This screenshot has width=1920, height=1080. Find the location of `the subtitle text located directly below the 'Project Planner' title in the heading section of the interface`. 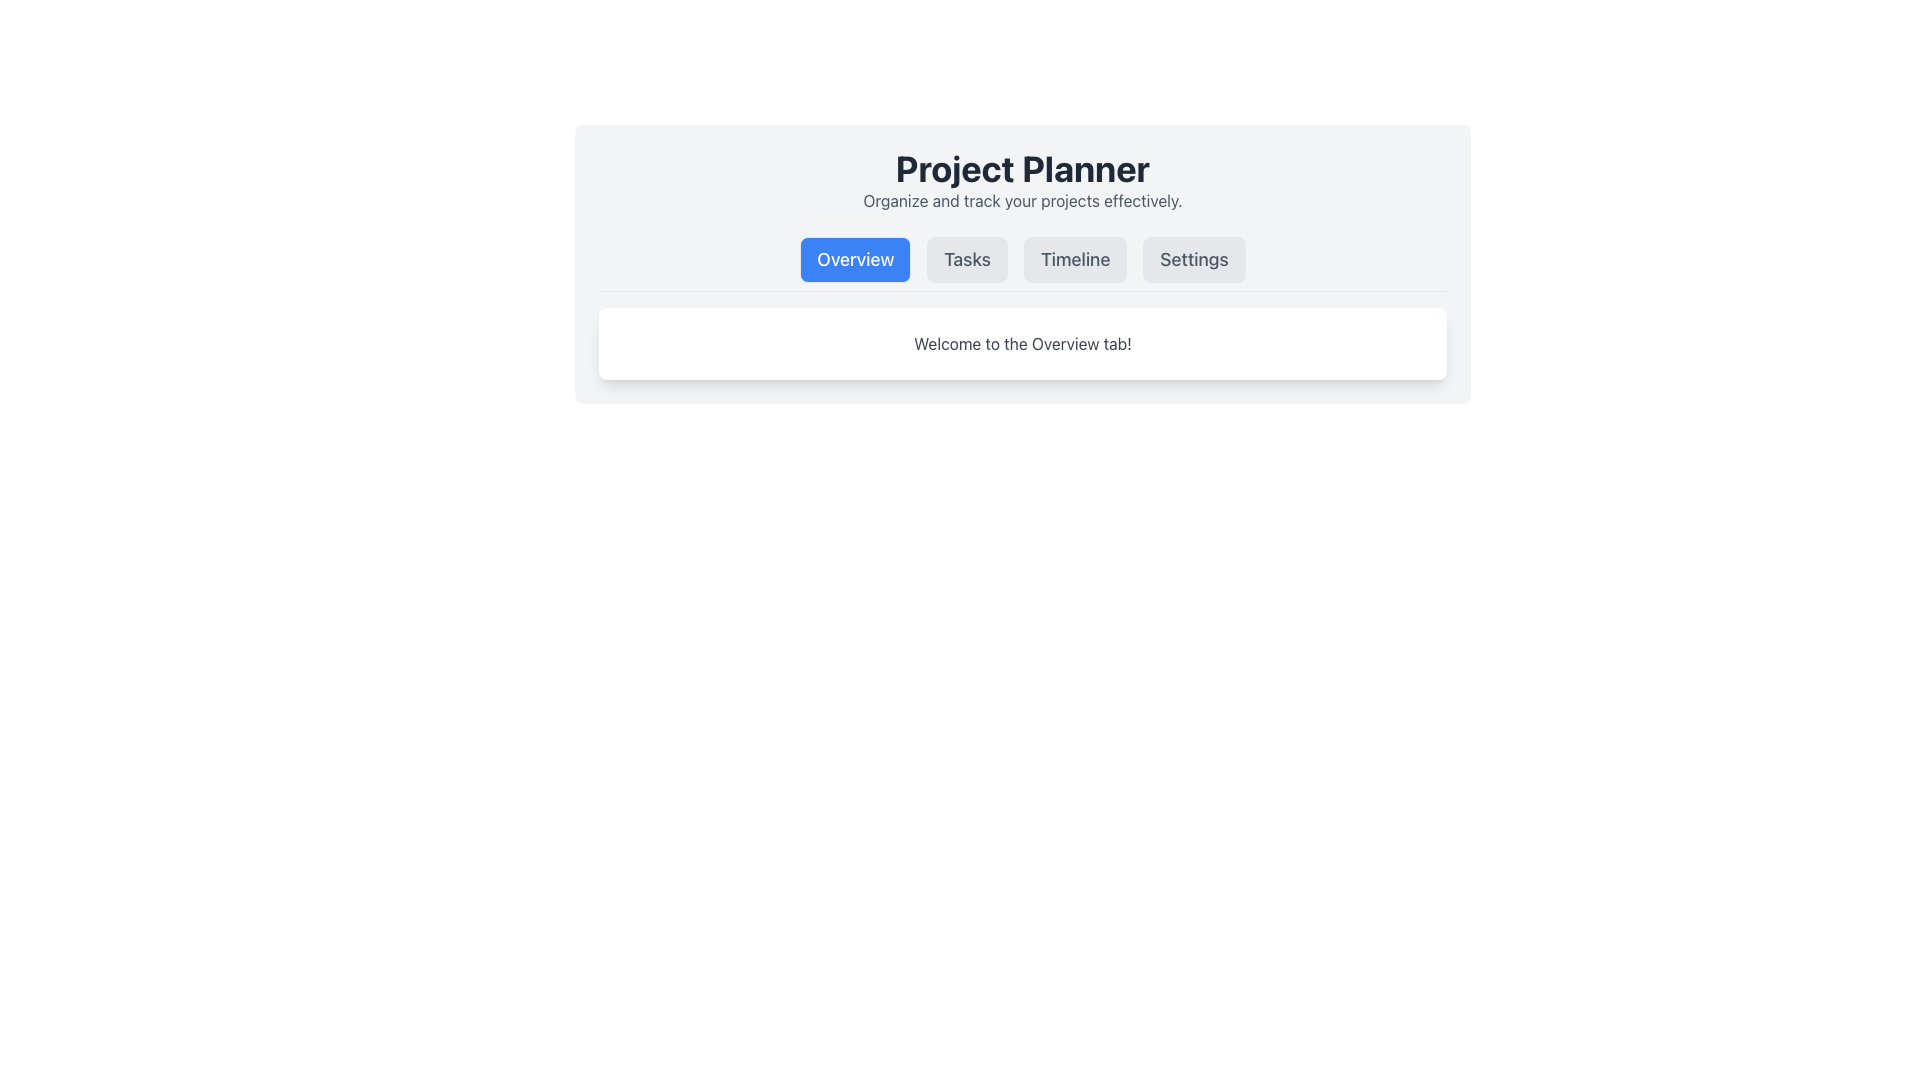

the subtitle text located directly below the 'Project Planner' title in the heading section of the interface is located at coordinates (1022, 200).